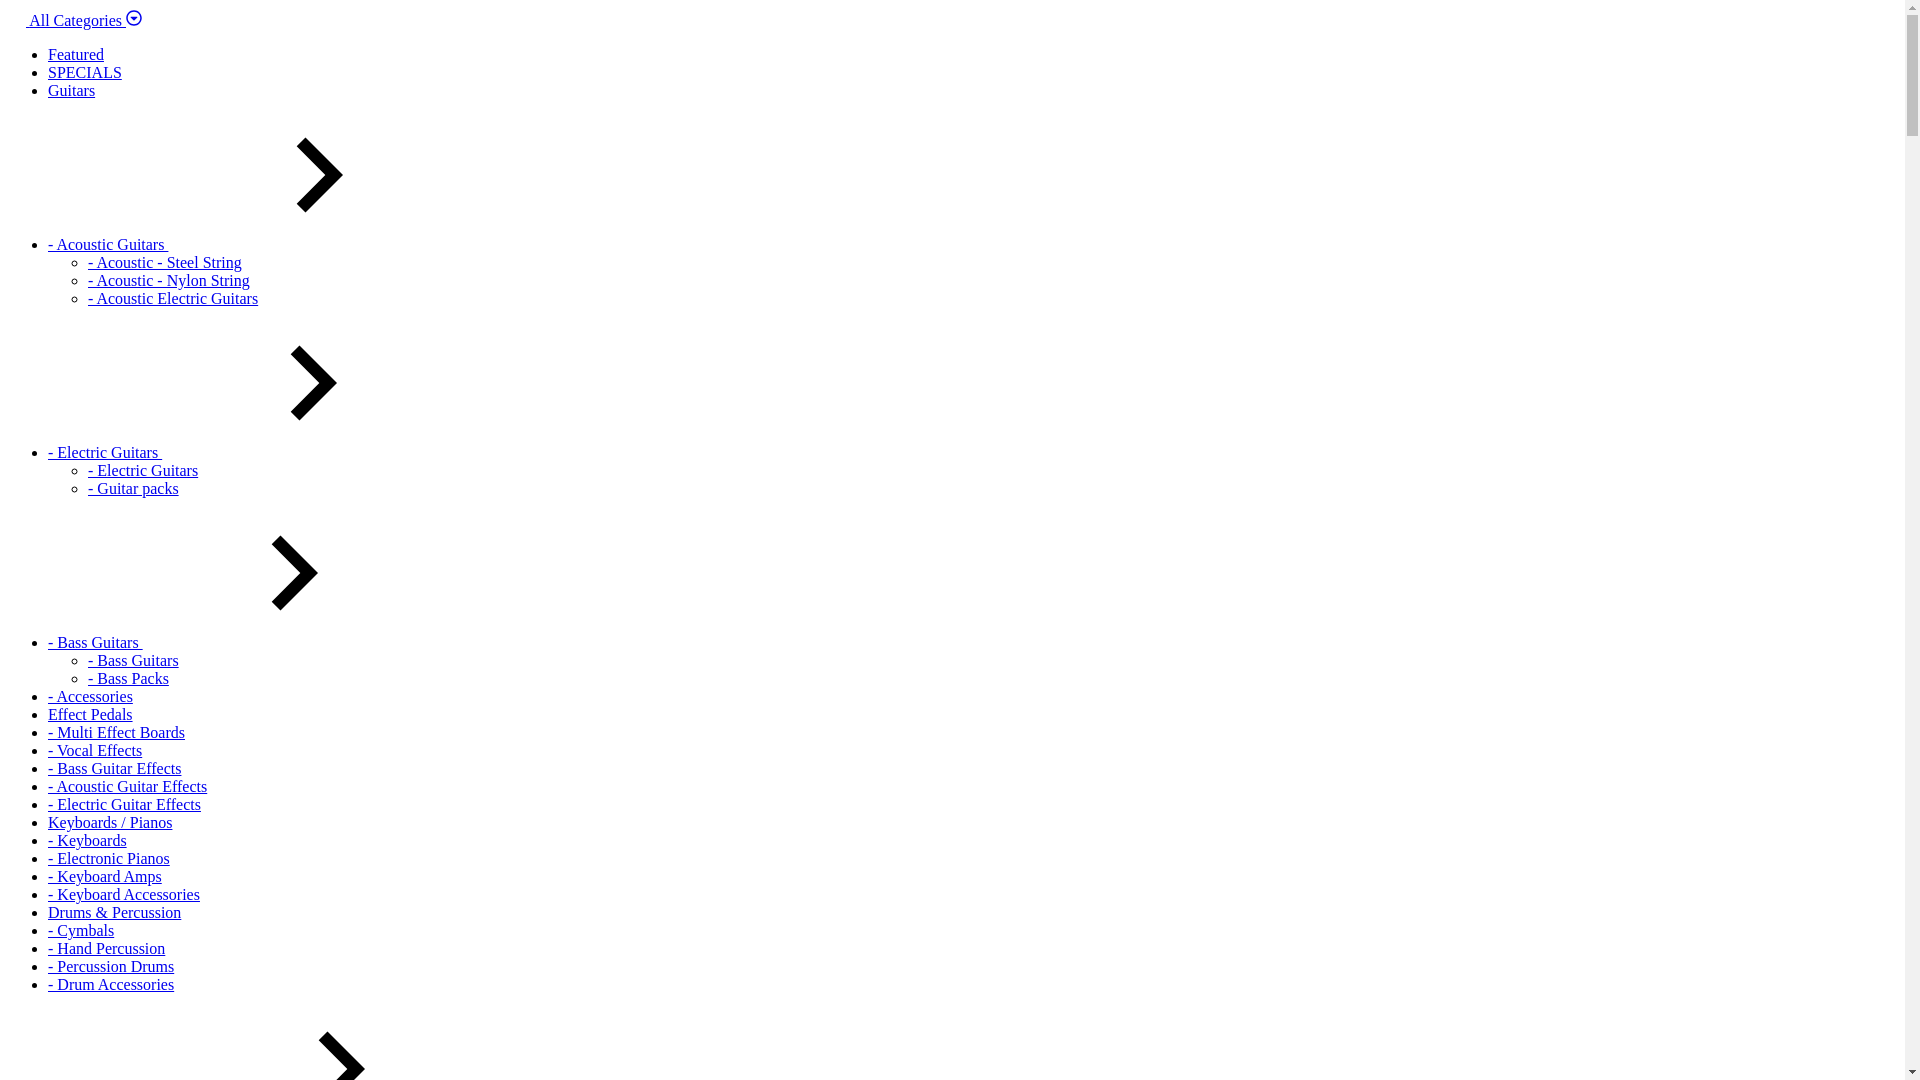 This screenshot has width=1920, height=1080. Describe the element at coordinates (127, 677) in the screenshot. I see `'- Bass Packs'` at that location.